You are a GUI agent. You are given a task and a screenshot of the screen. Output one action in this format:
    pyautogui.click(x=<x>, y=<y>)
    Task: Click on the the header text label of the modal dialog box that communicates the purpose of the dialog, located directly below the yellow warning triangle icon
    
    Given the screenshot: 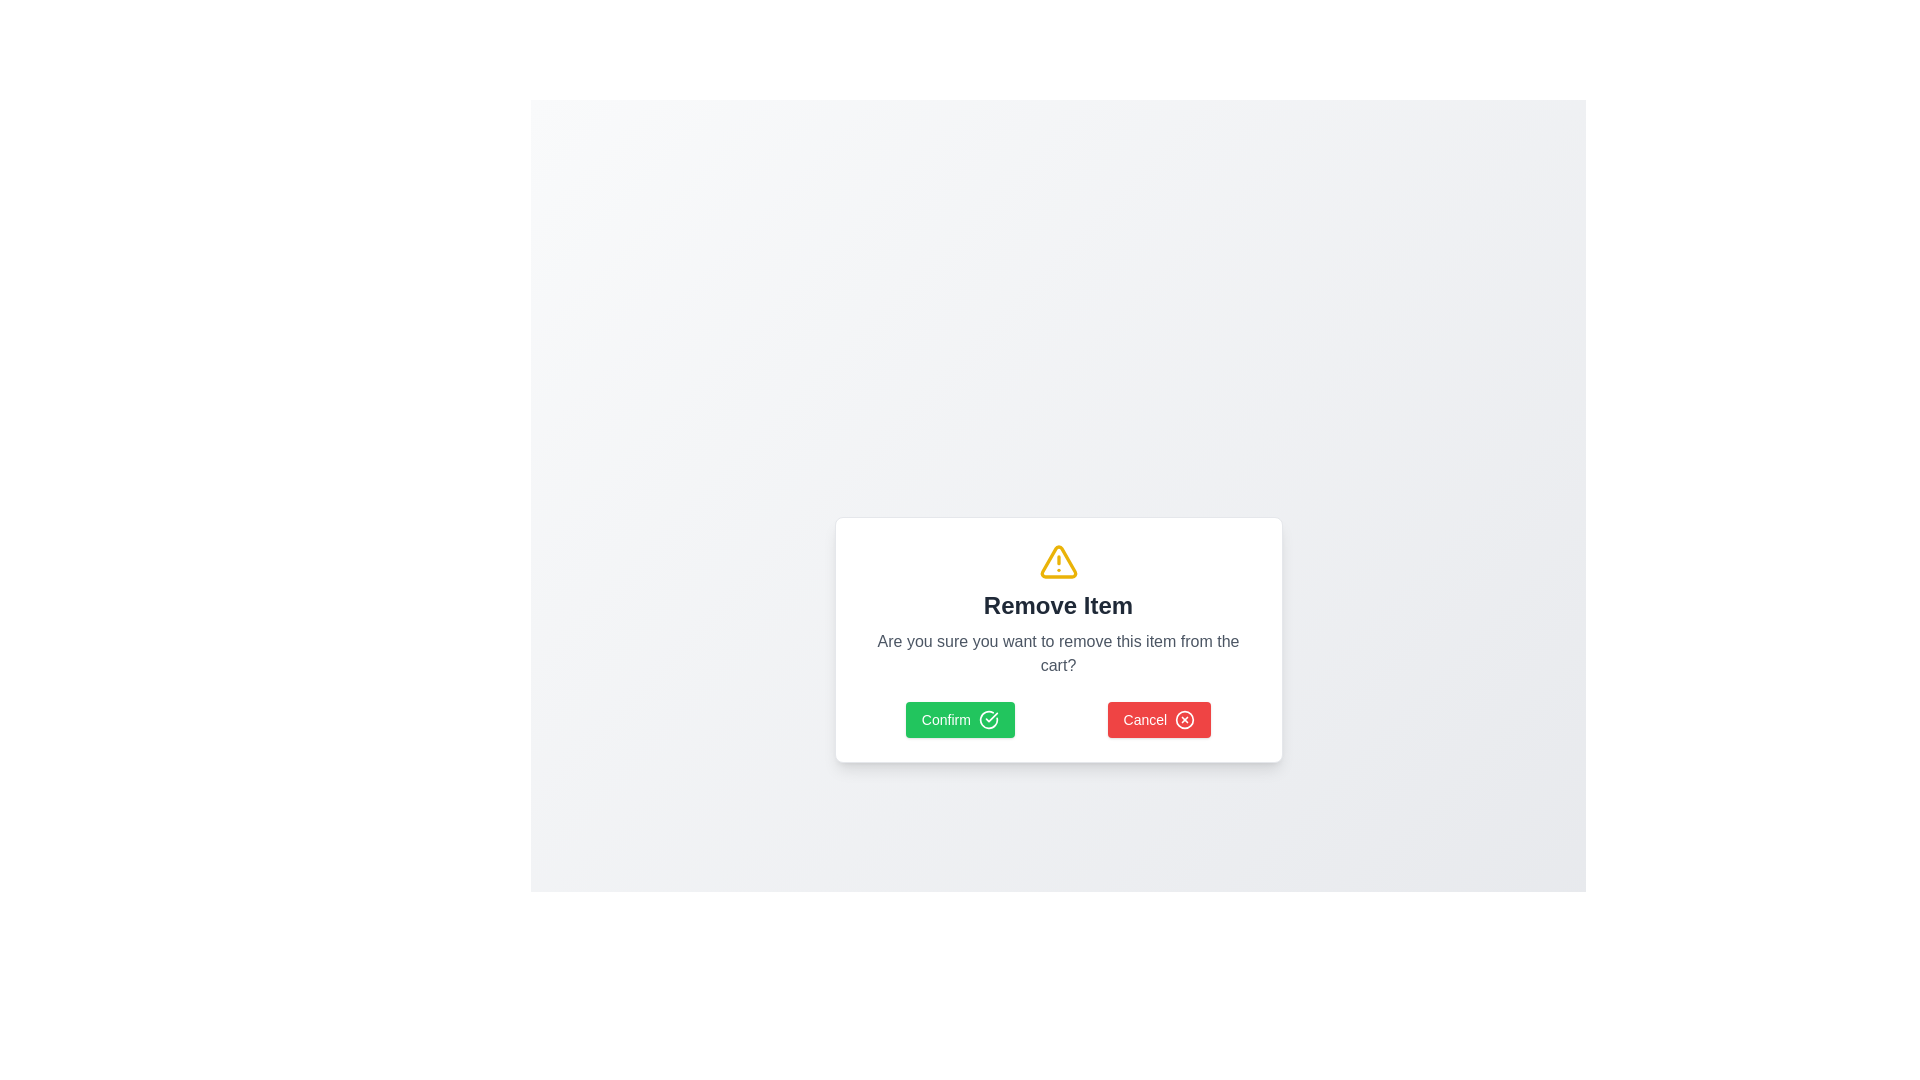 What is the action you would take?
    pyautogui.click(x=1057, y=604)
    